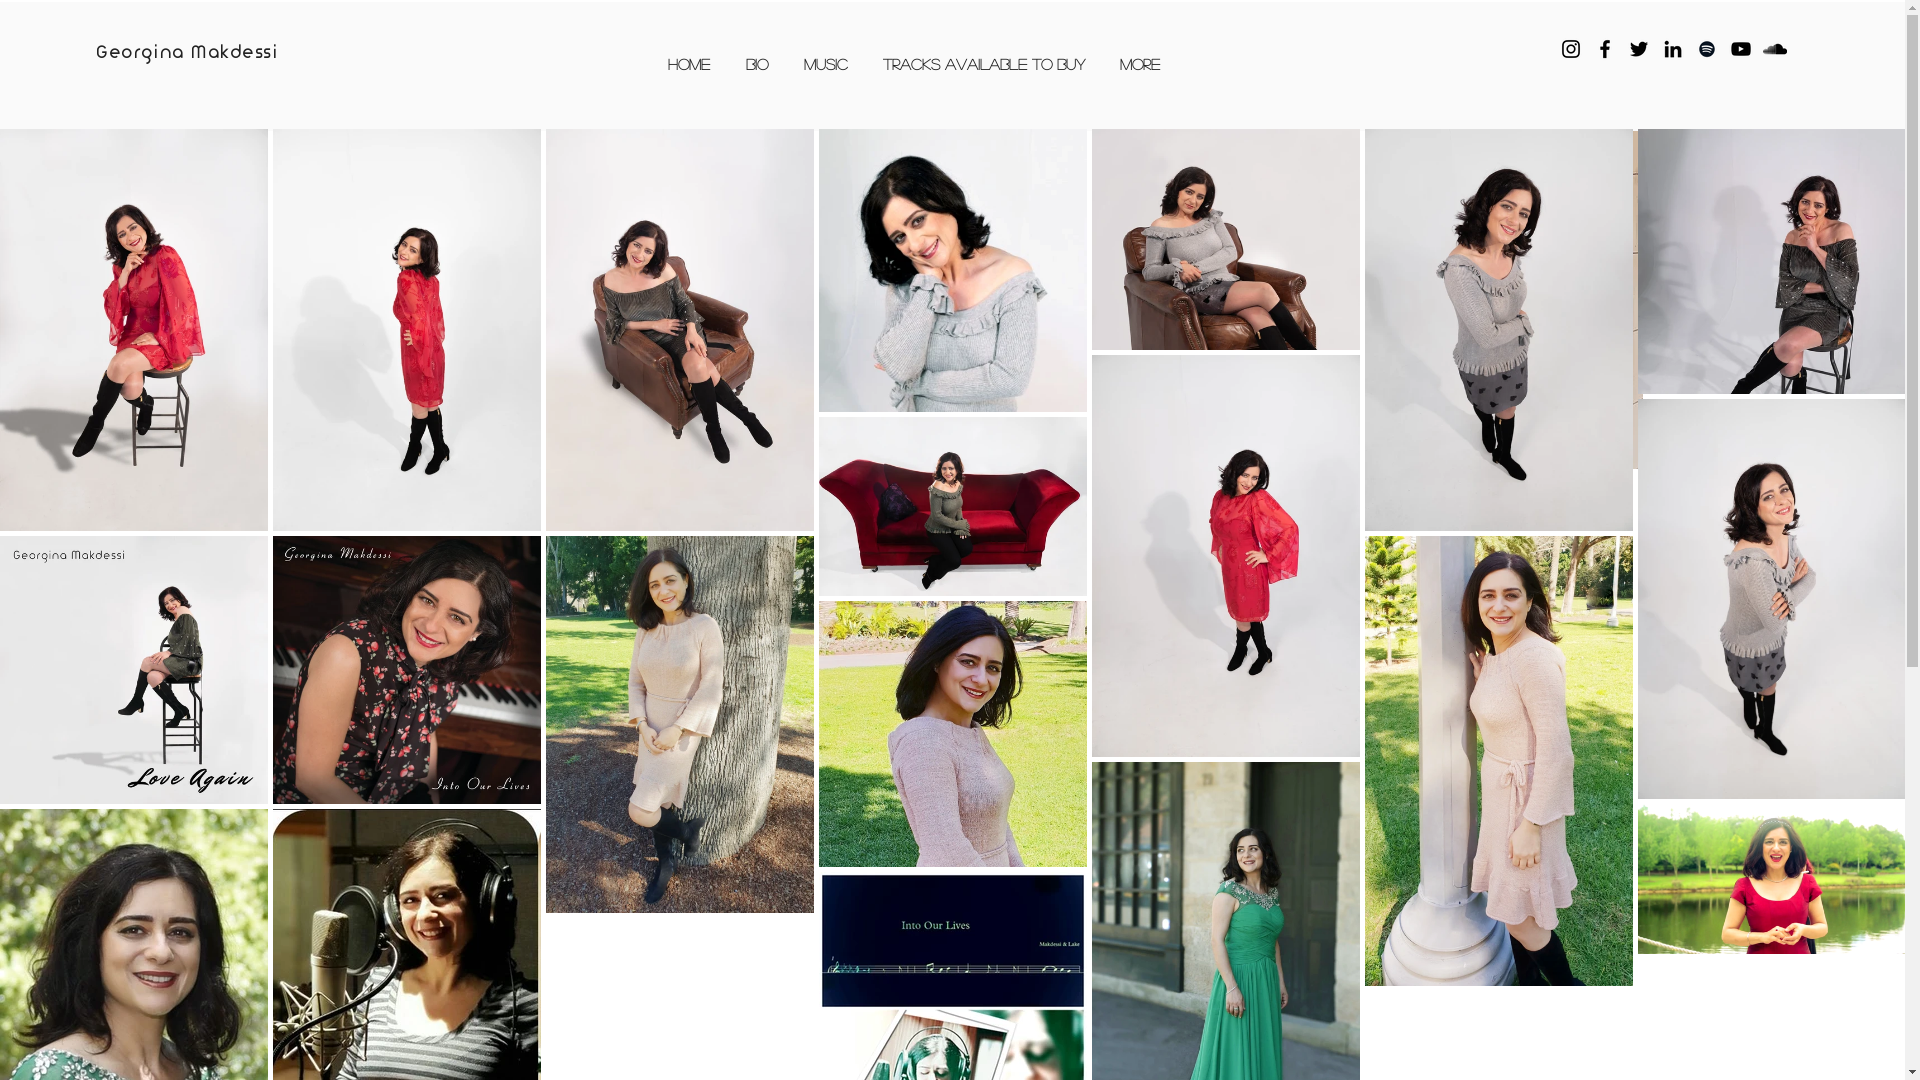 The width and height of the screenshot is (1920, 1080). I want to click on 'BIO', so click(727, 62).